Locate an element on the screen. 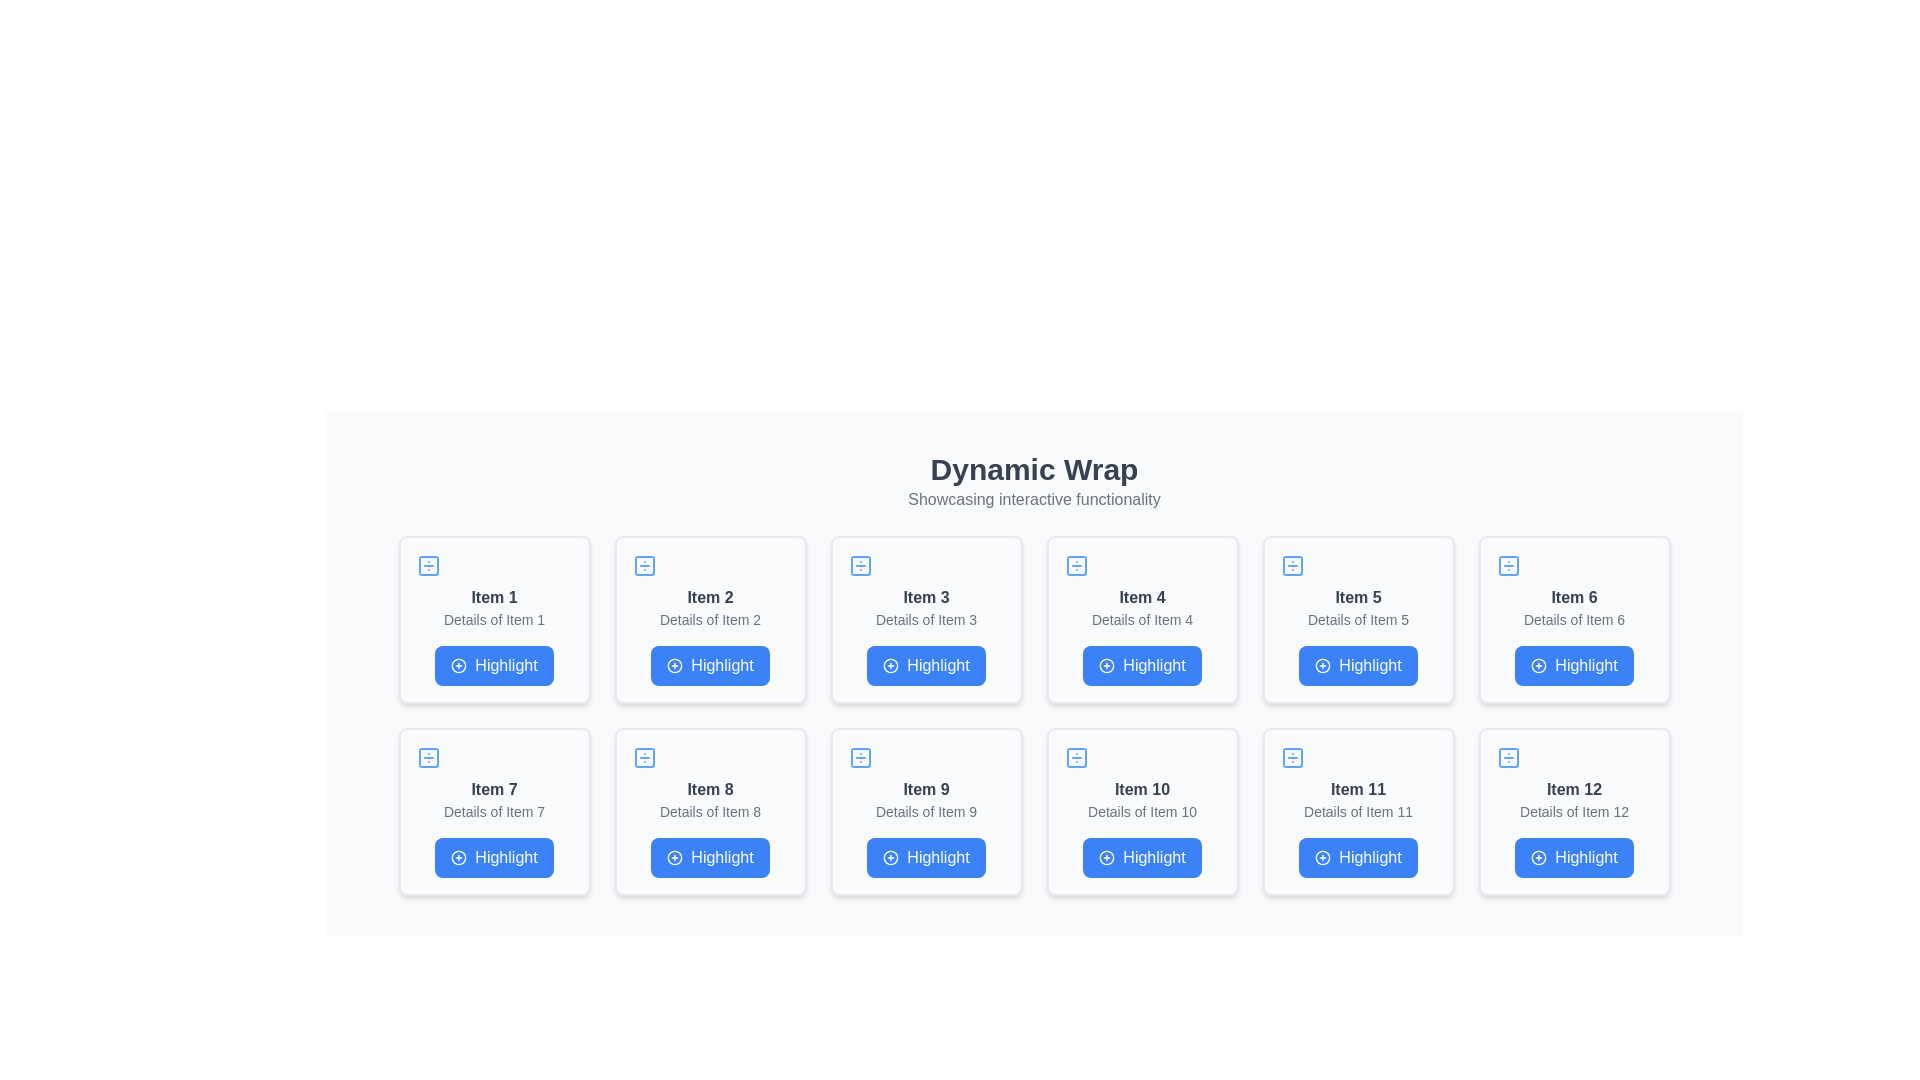 The width and height of the screenshot is (1920, 1080). title and details of the interactive card component, which is the second card in the horizontal list of items is located at coordinates (710, 619).